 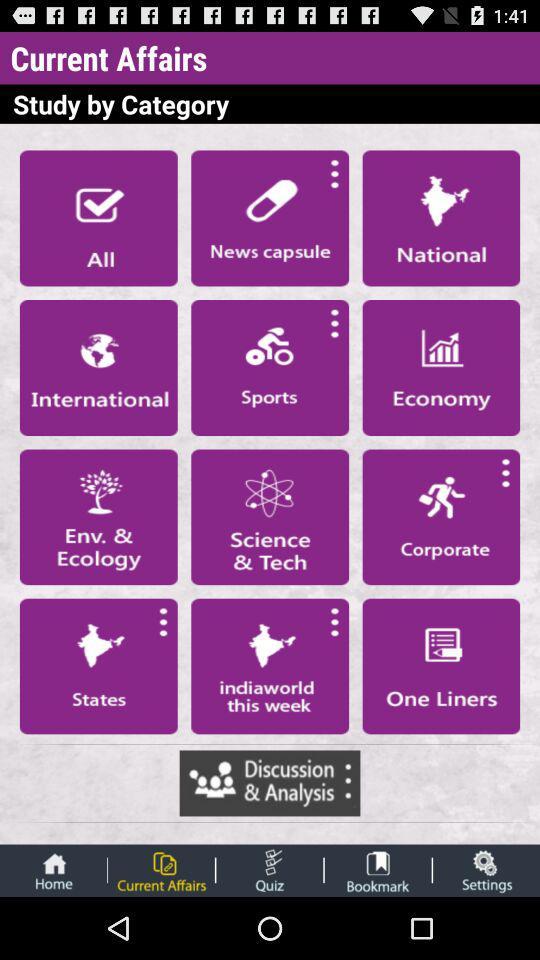 What do you see at coordinates (270, 783) in the screenshot?
I see `discussion` at bounding box center [270, 783].